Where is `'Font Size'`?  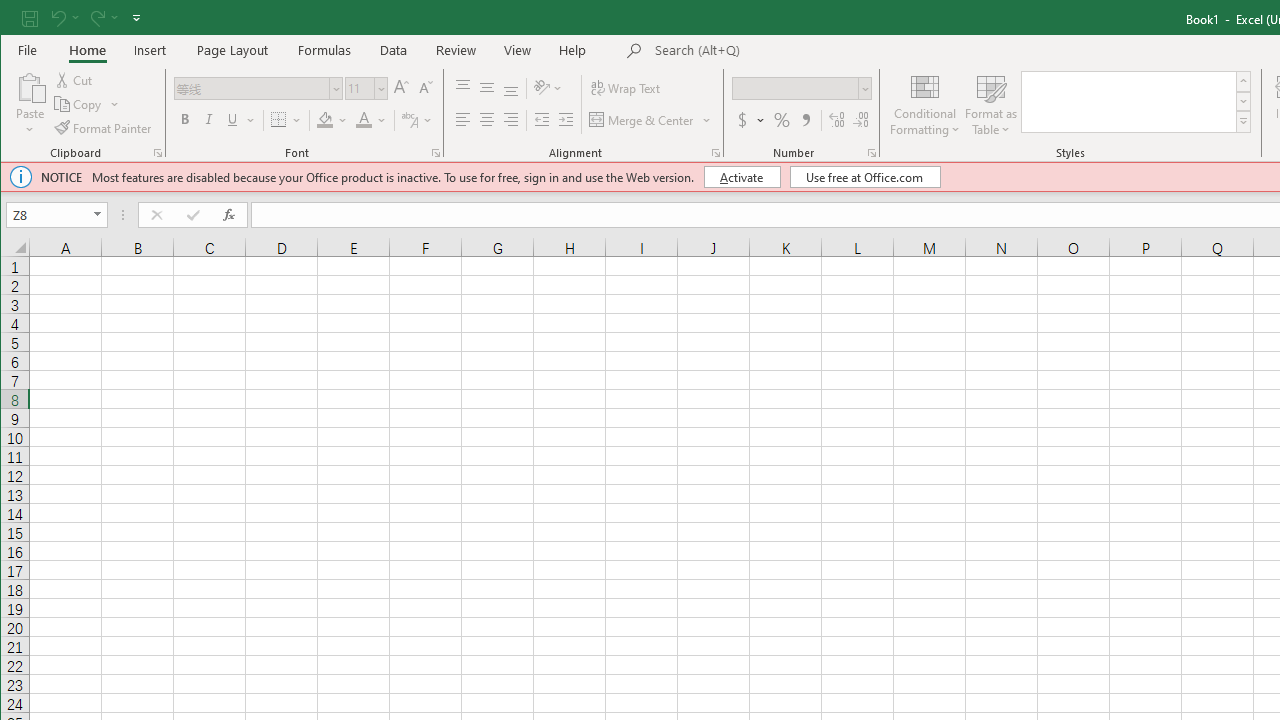
'Font Size' is located at coordinates (366, 87).